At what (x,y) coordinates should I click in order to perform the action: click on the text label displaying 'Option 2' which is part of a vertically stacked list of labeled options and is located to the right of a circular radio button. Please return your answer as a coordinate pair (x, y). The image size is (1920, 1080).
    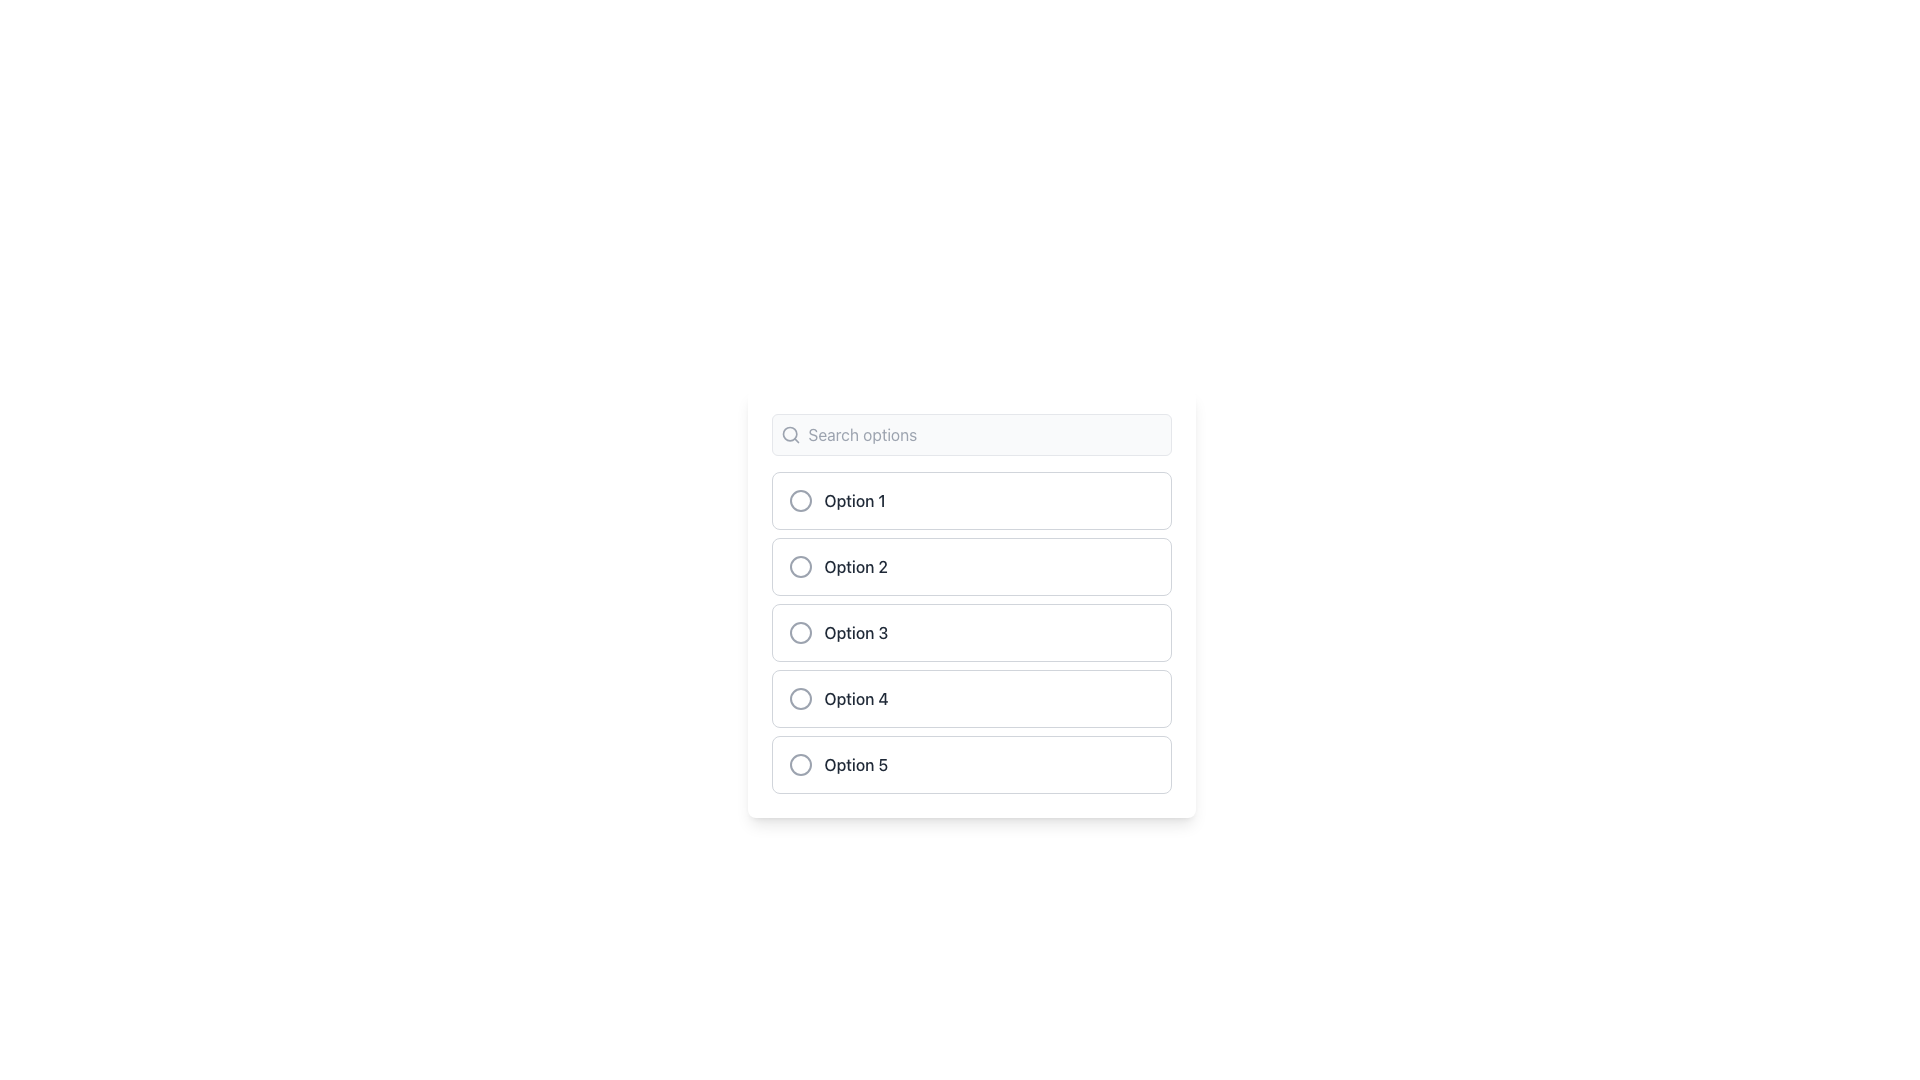
    Looking at the image, I should click on (856, 567).